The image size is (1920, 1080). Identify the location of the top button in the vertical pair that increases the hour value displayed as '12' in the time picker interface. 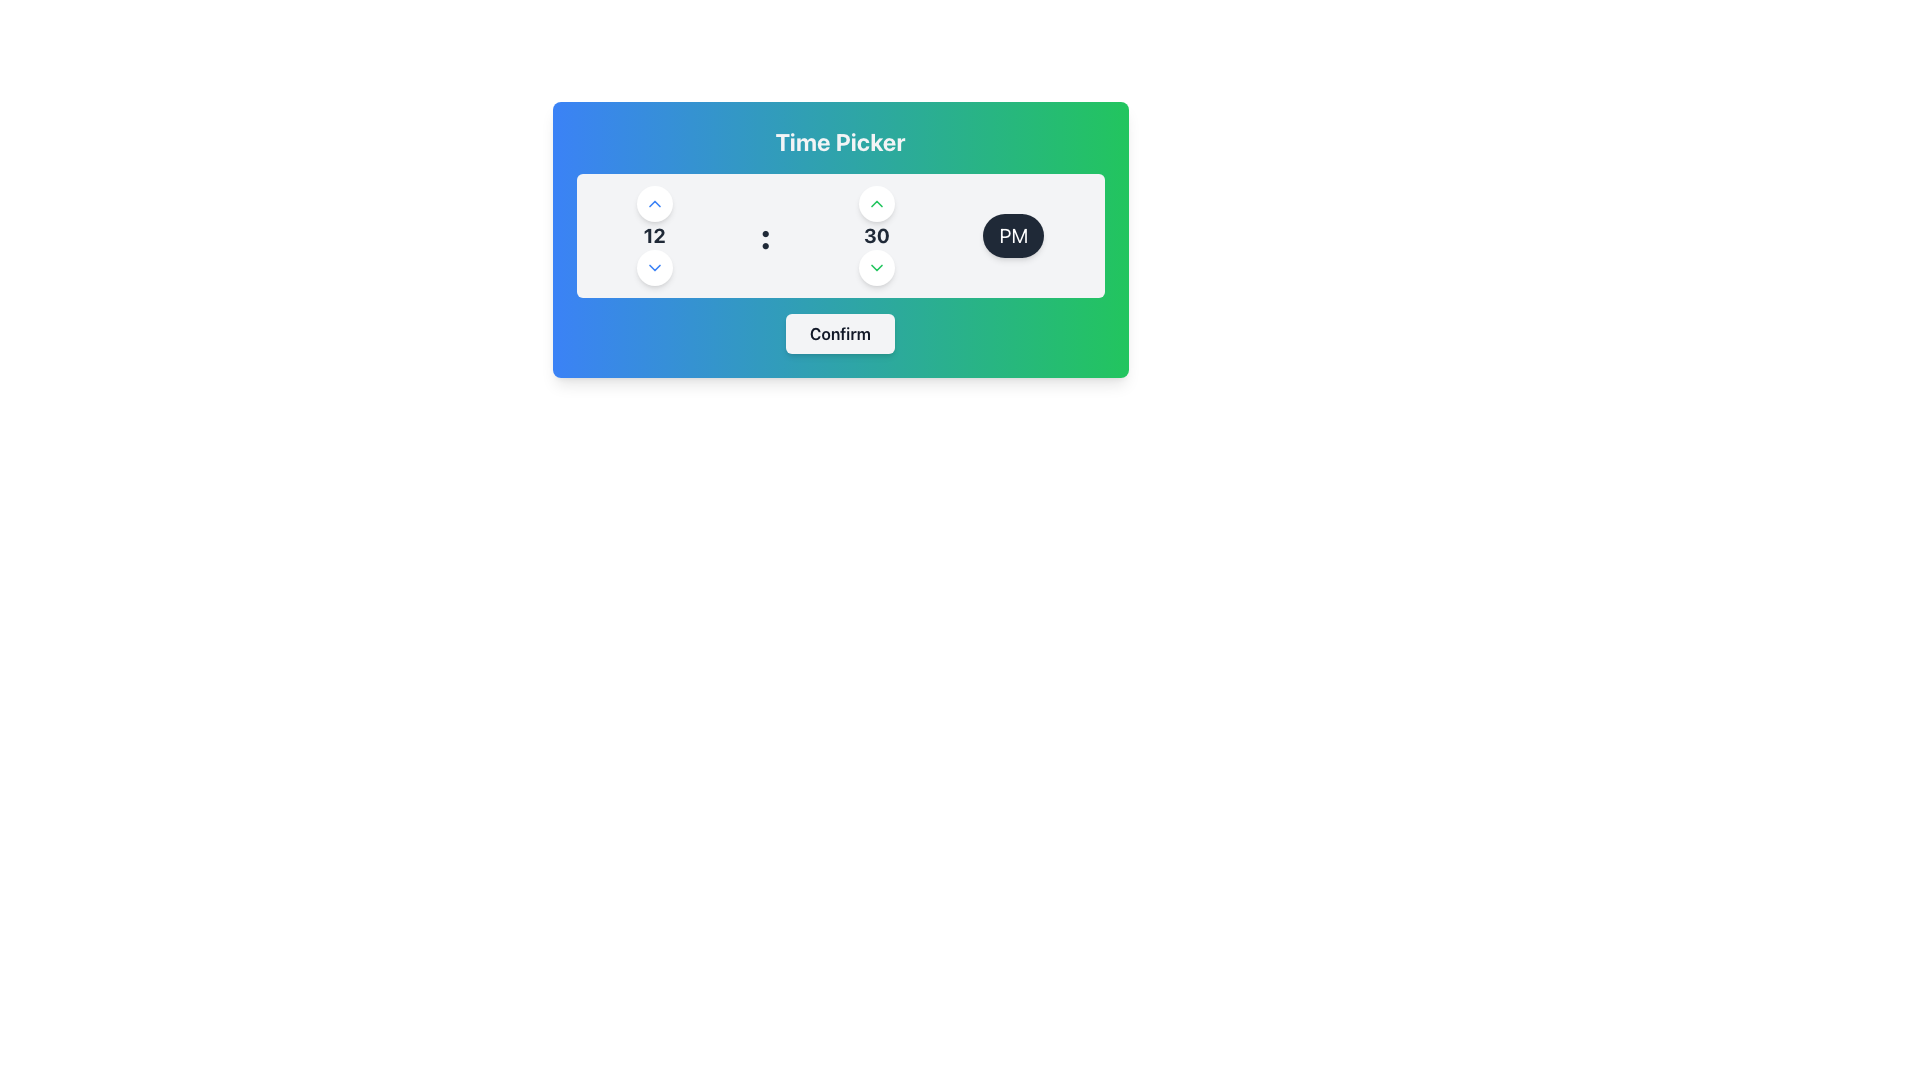
(654, 204).